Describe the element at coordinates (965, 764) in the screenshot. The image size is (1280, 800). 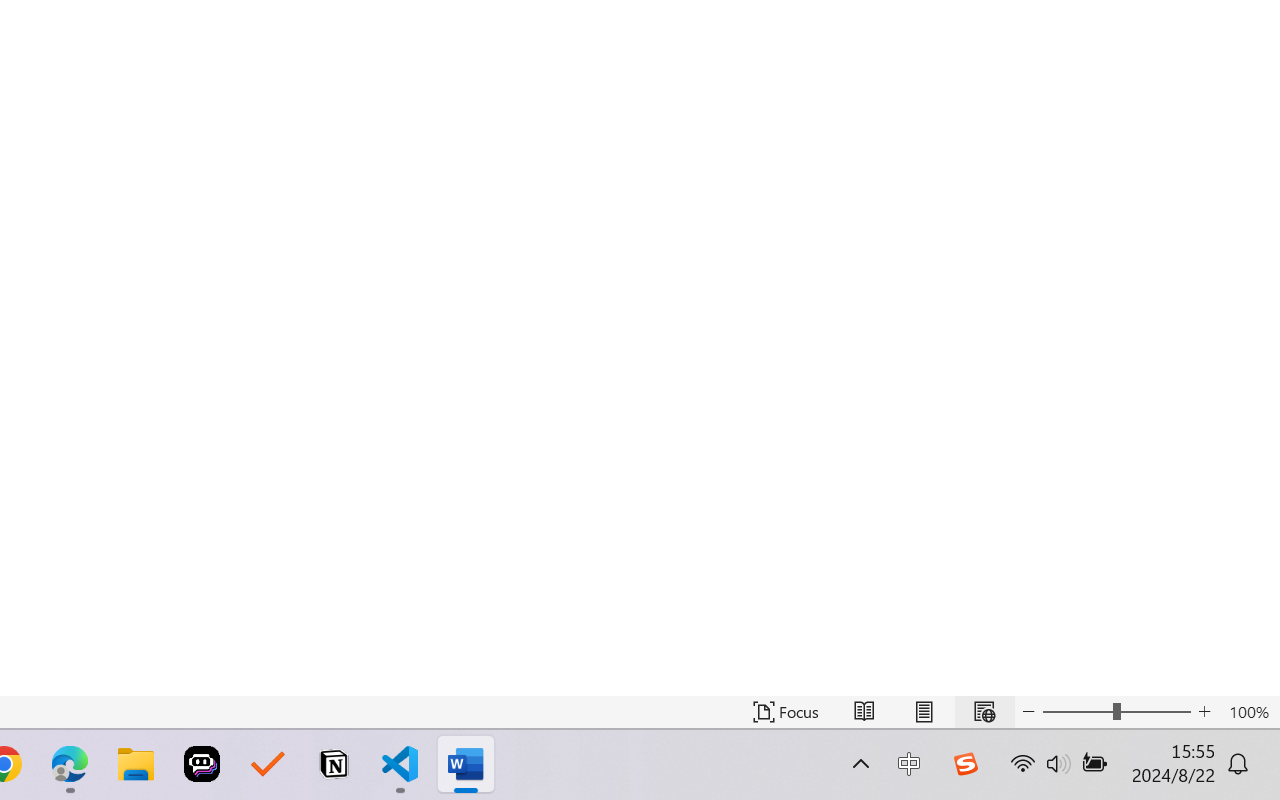
I see `'Class: Image'` at that location.